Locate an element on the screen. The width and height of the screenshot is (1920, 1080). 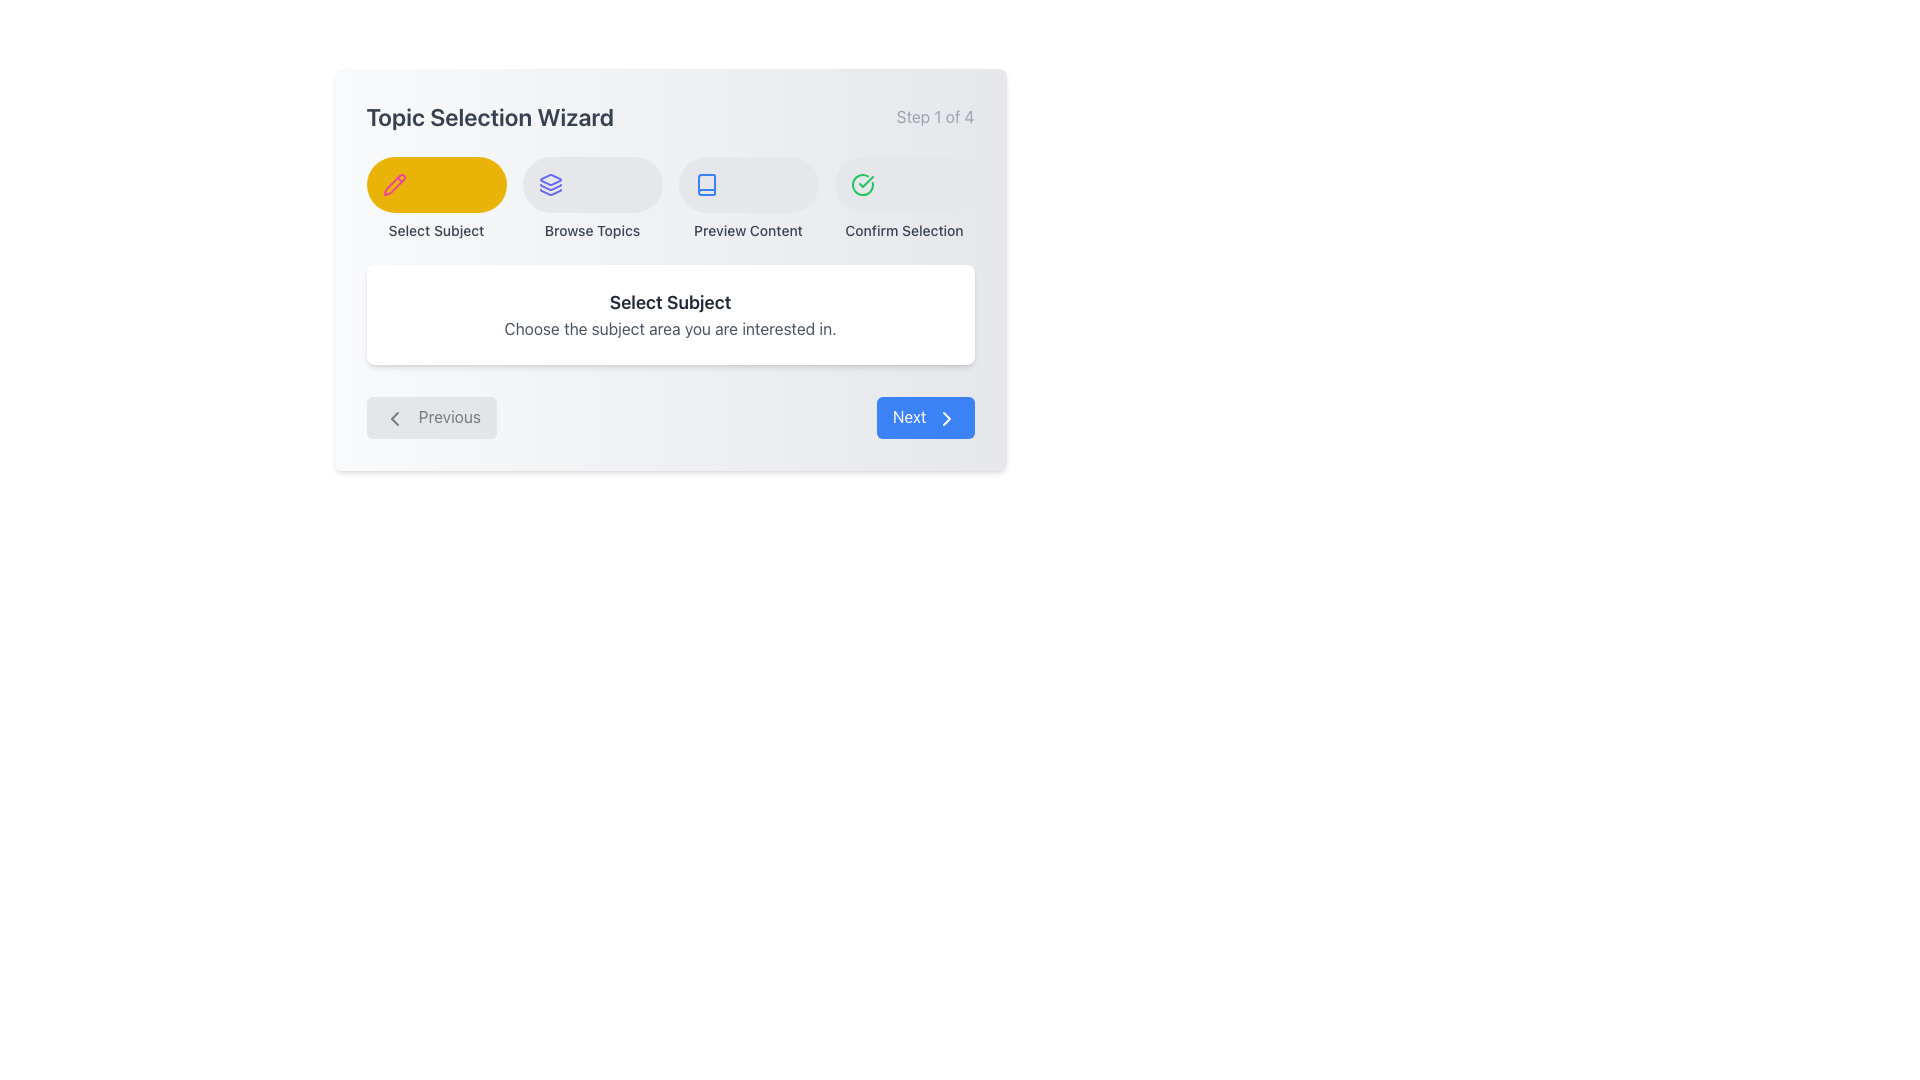
the Text Label that serves as a heading for selecting a subject, located above the description text in the center section of the interface is located at coordinates (670, 303).